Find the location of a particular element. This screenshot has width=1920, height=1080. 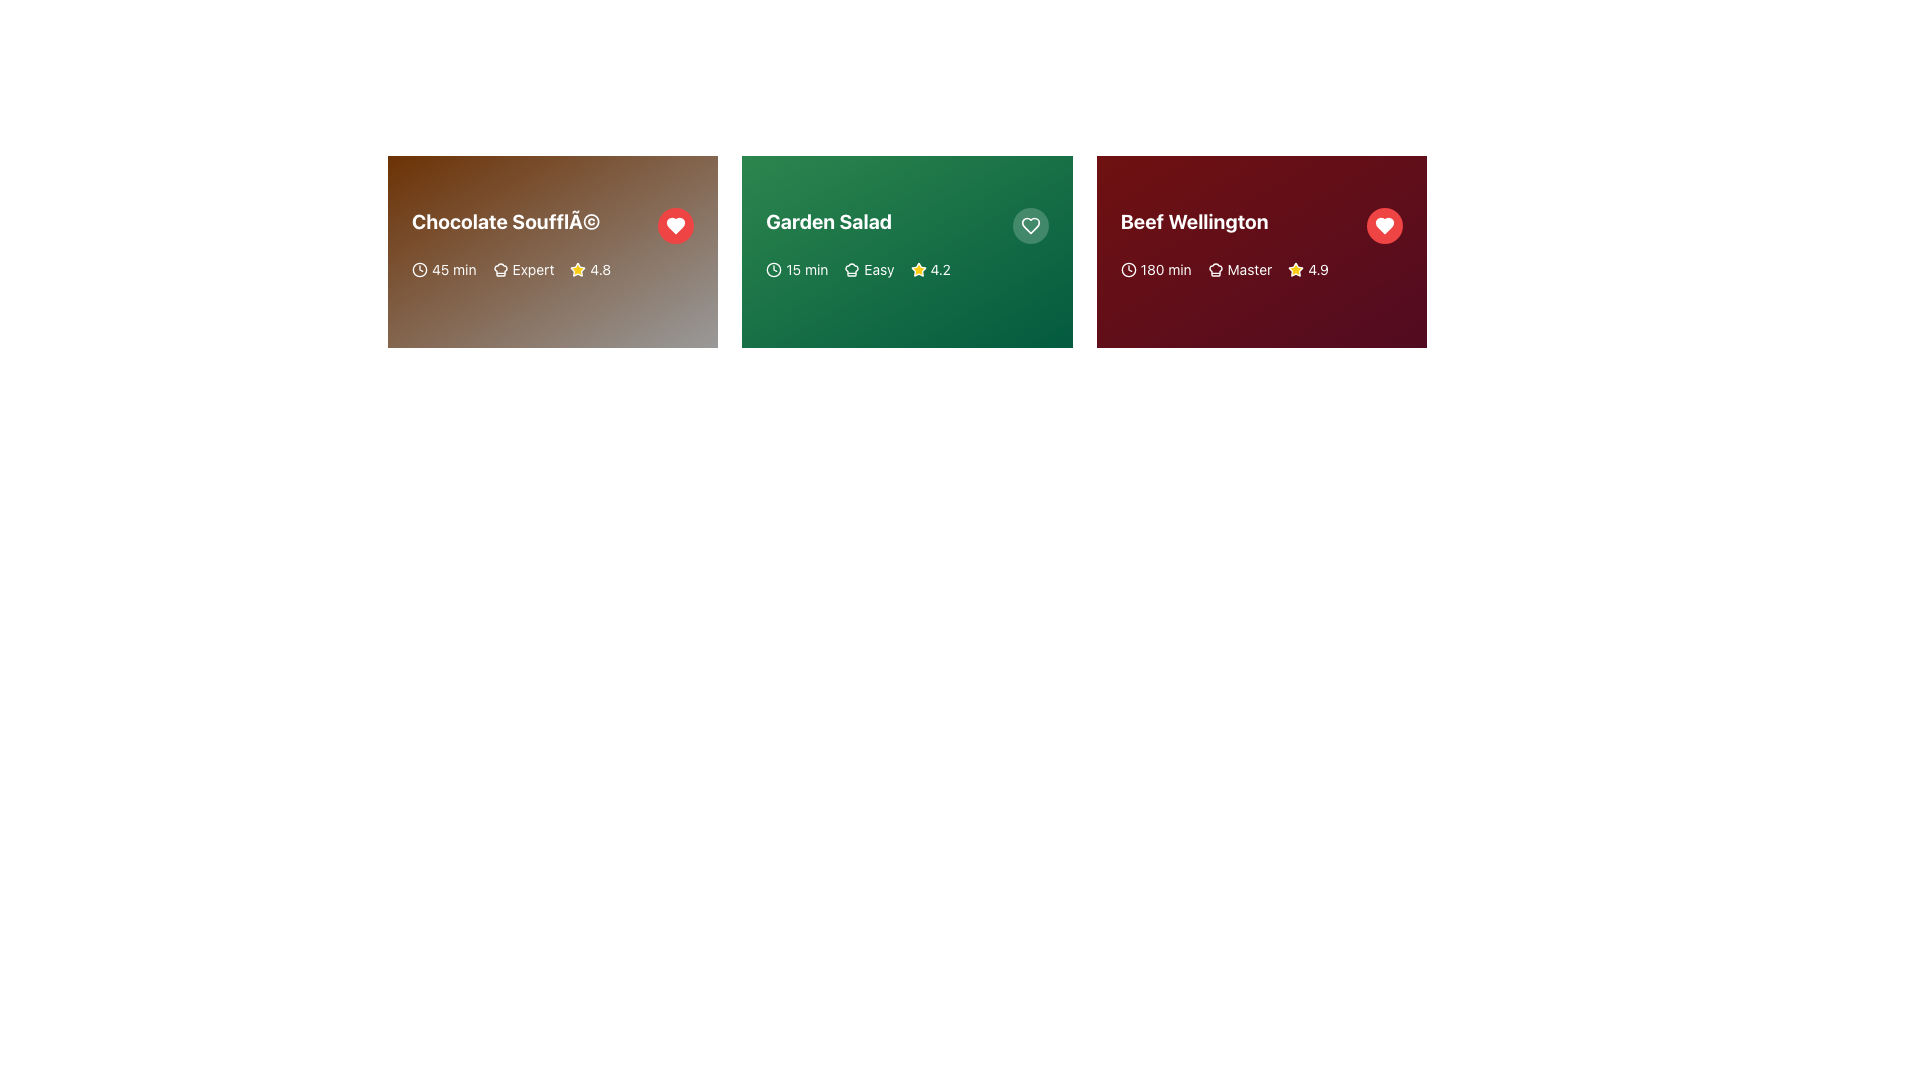

the informational text element indicating the duration of 180 minutes for the 'Beef Wellington' recipe, located in the bottom-left corner of its section is located at coordinates (1156, 270).